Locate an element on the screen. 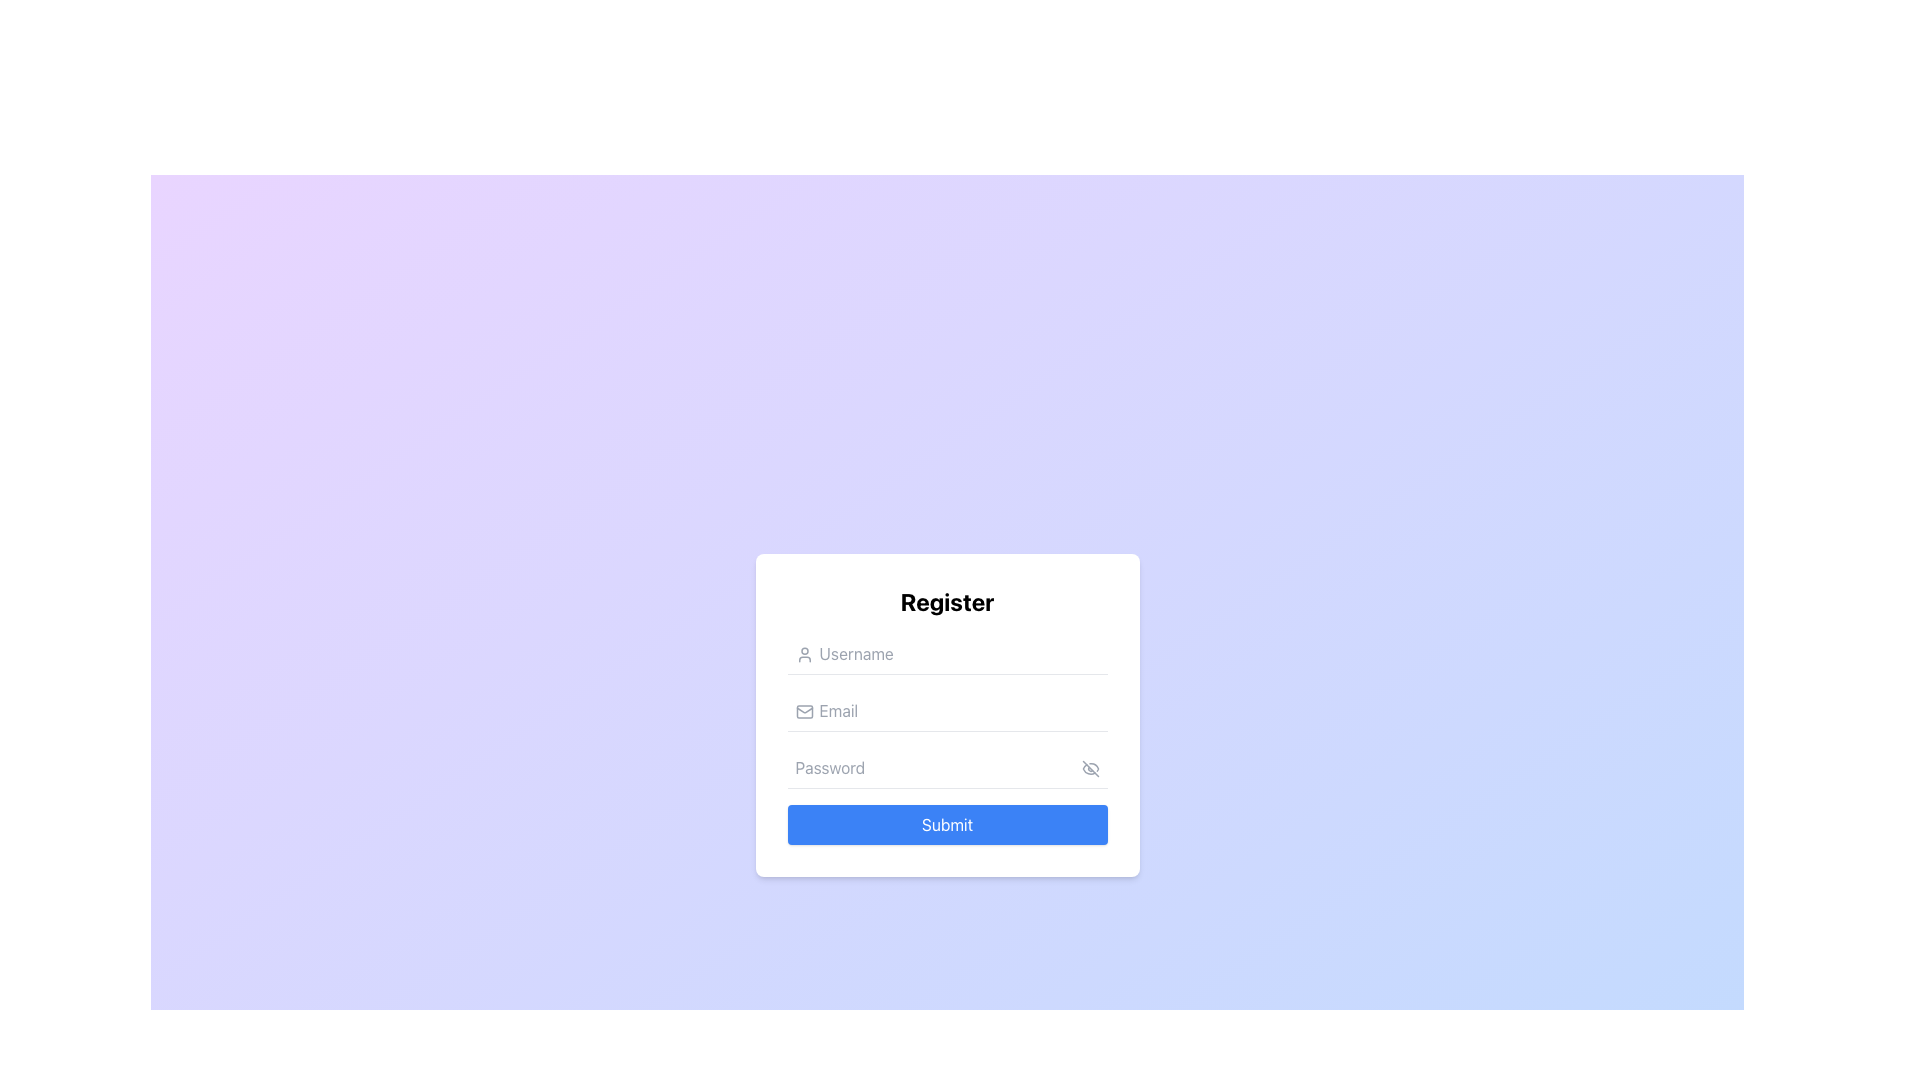  the 'Submit' button, which is a rectangular button with rounded corners, filled with a blue background and white text, located at the bottom of the form beneath the password input field is located at coordinates (946, 824).